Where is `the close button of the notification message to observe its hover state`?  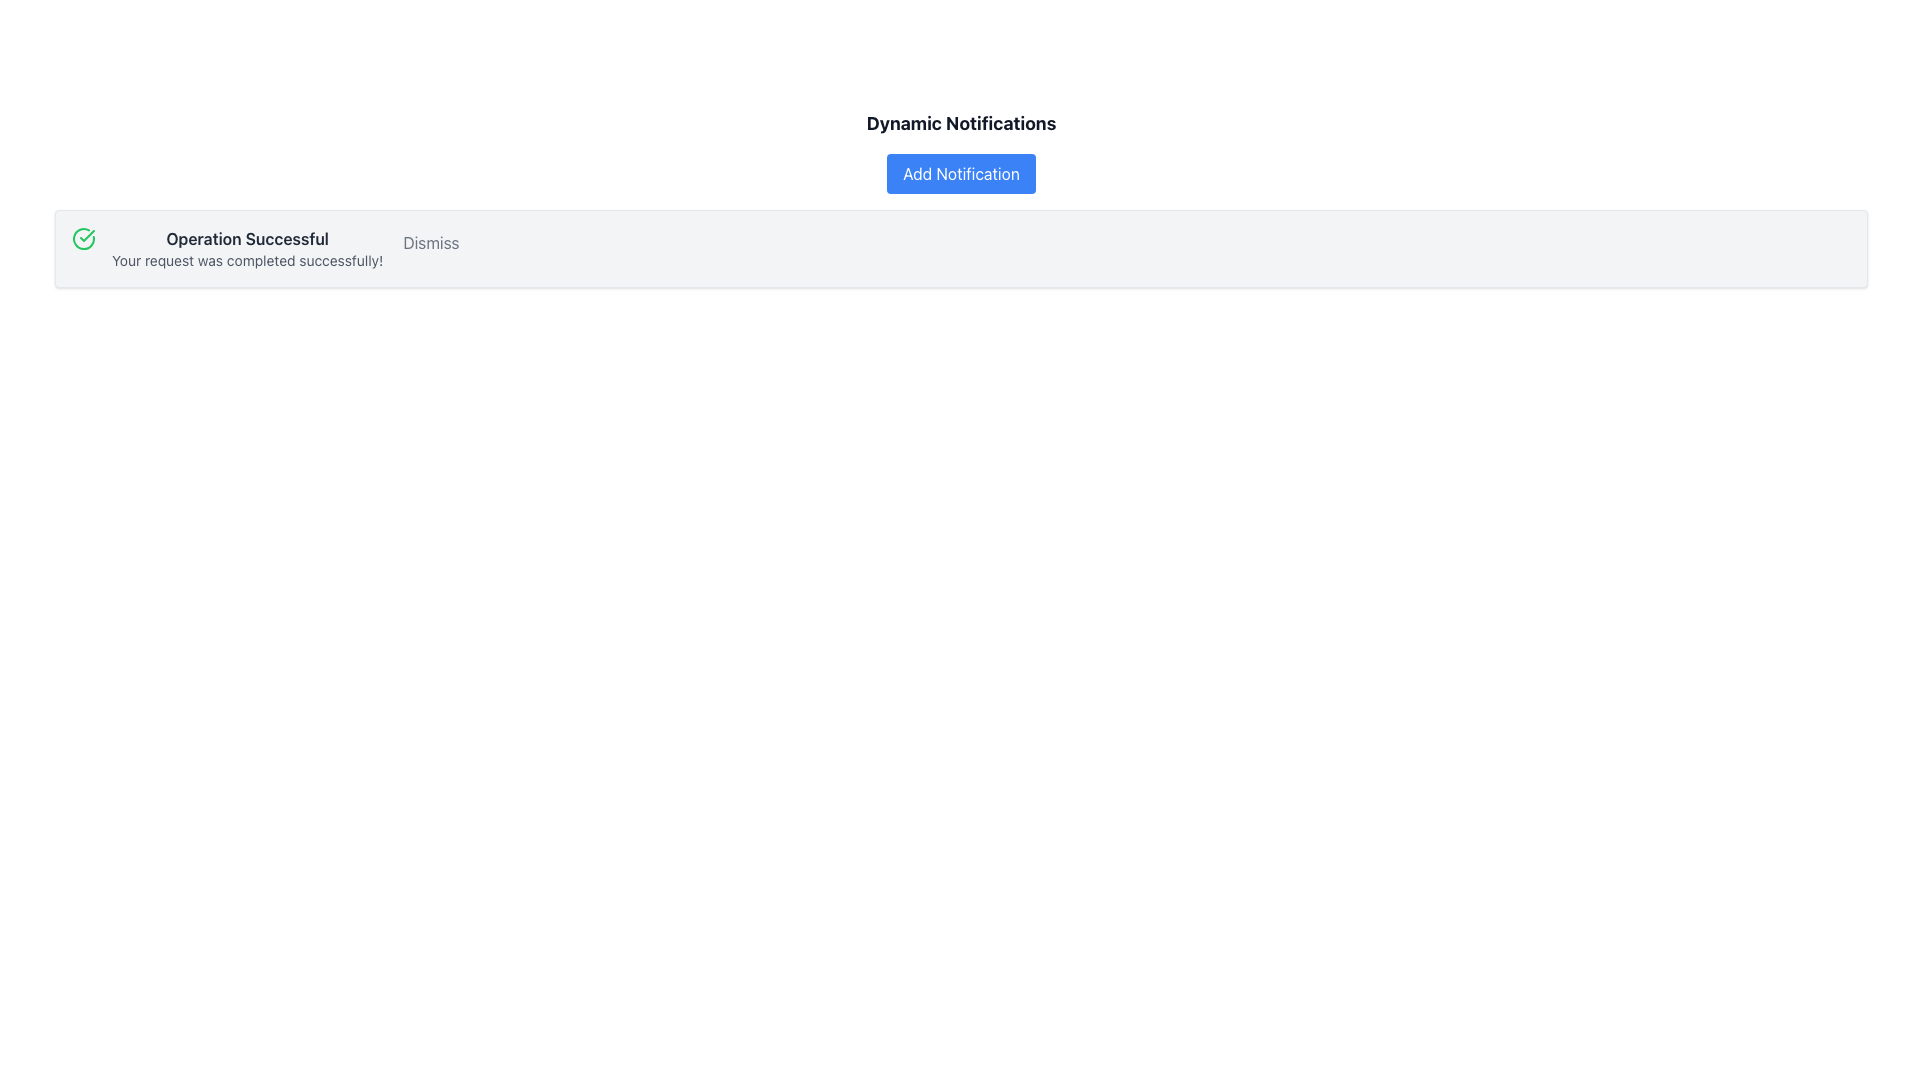 the close button of the notification message to observe its hover state is located at coordinates (430, 242).